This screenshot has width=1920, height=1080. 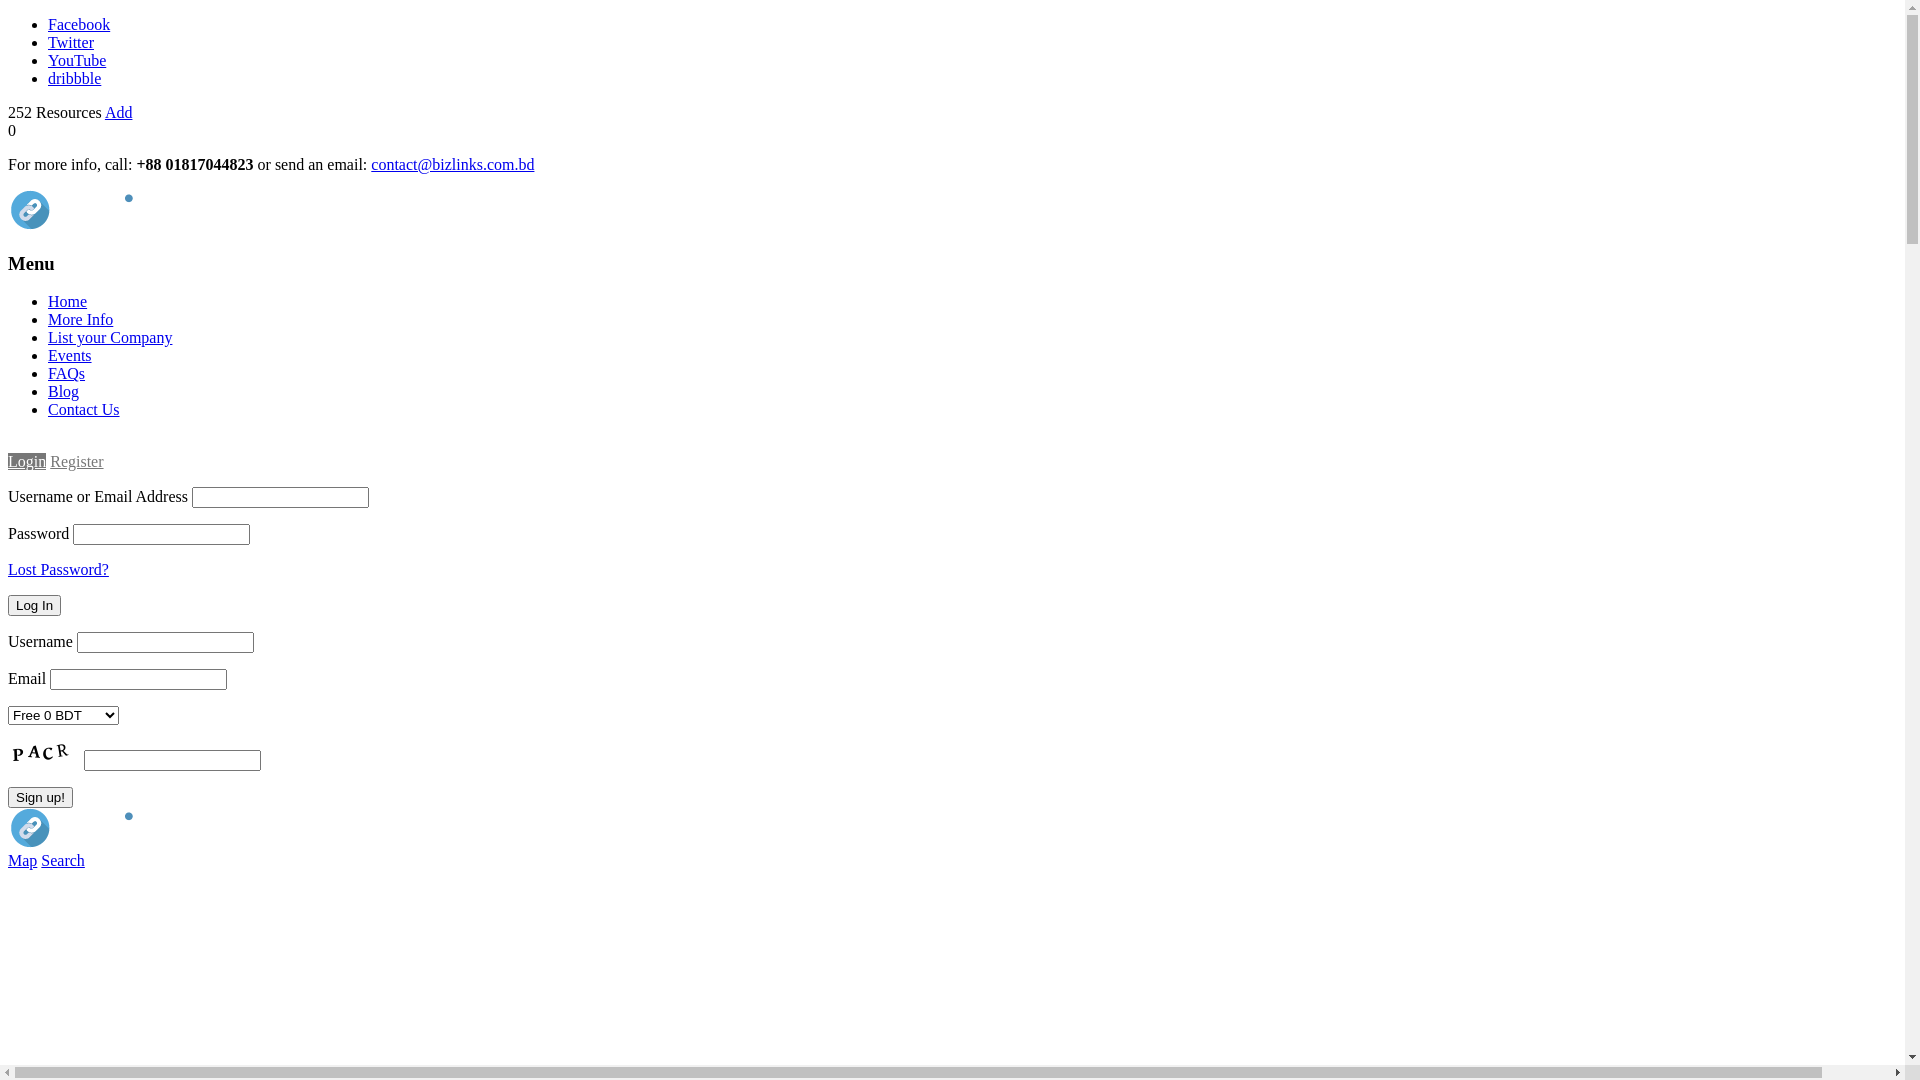 I want to click on 'dribbble', so click(x=74, y=77).